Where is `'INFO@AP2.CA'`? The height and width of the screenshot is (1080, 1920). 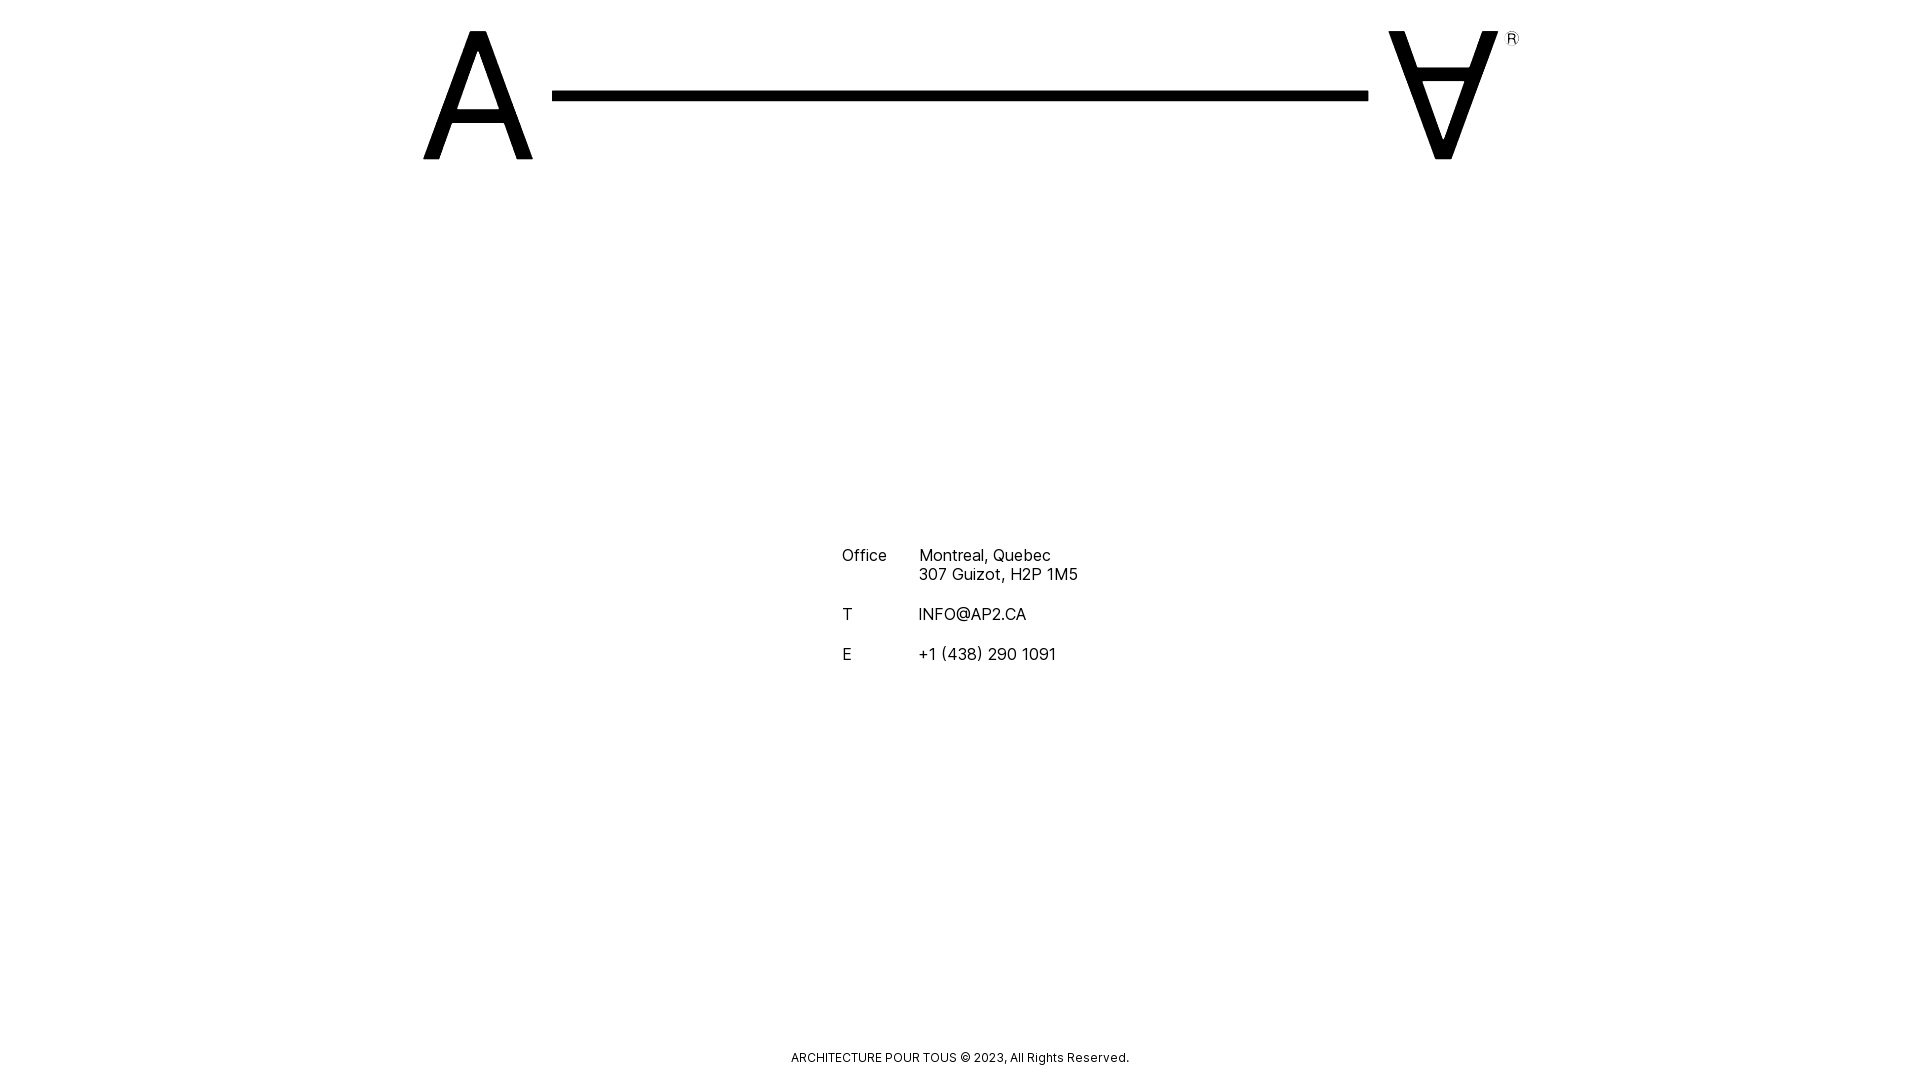
'INFO@AP2.CA' is located at coordinates (916, 613).